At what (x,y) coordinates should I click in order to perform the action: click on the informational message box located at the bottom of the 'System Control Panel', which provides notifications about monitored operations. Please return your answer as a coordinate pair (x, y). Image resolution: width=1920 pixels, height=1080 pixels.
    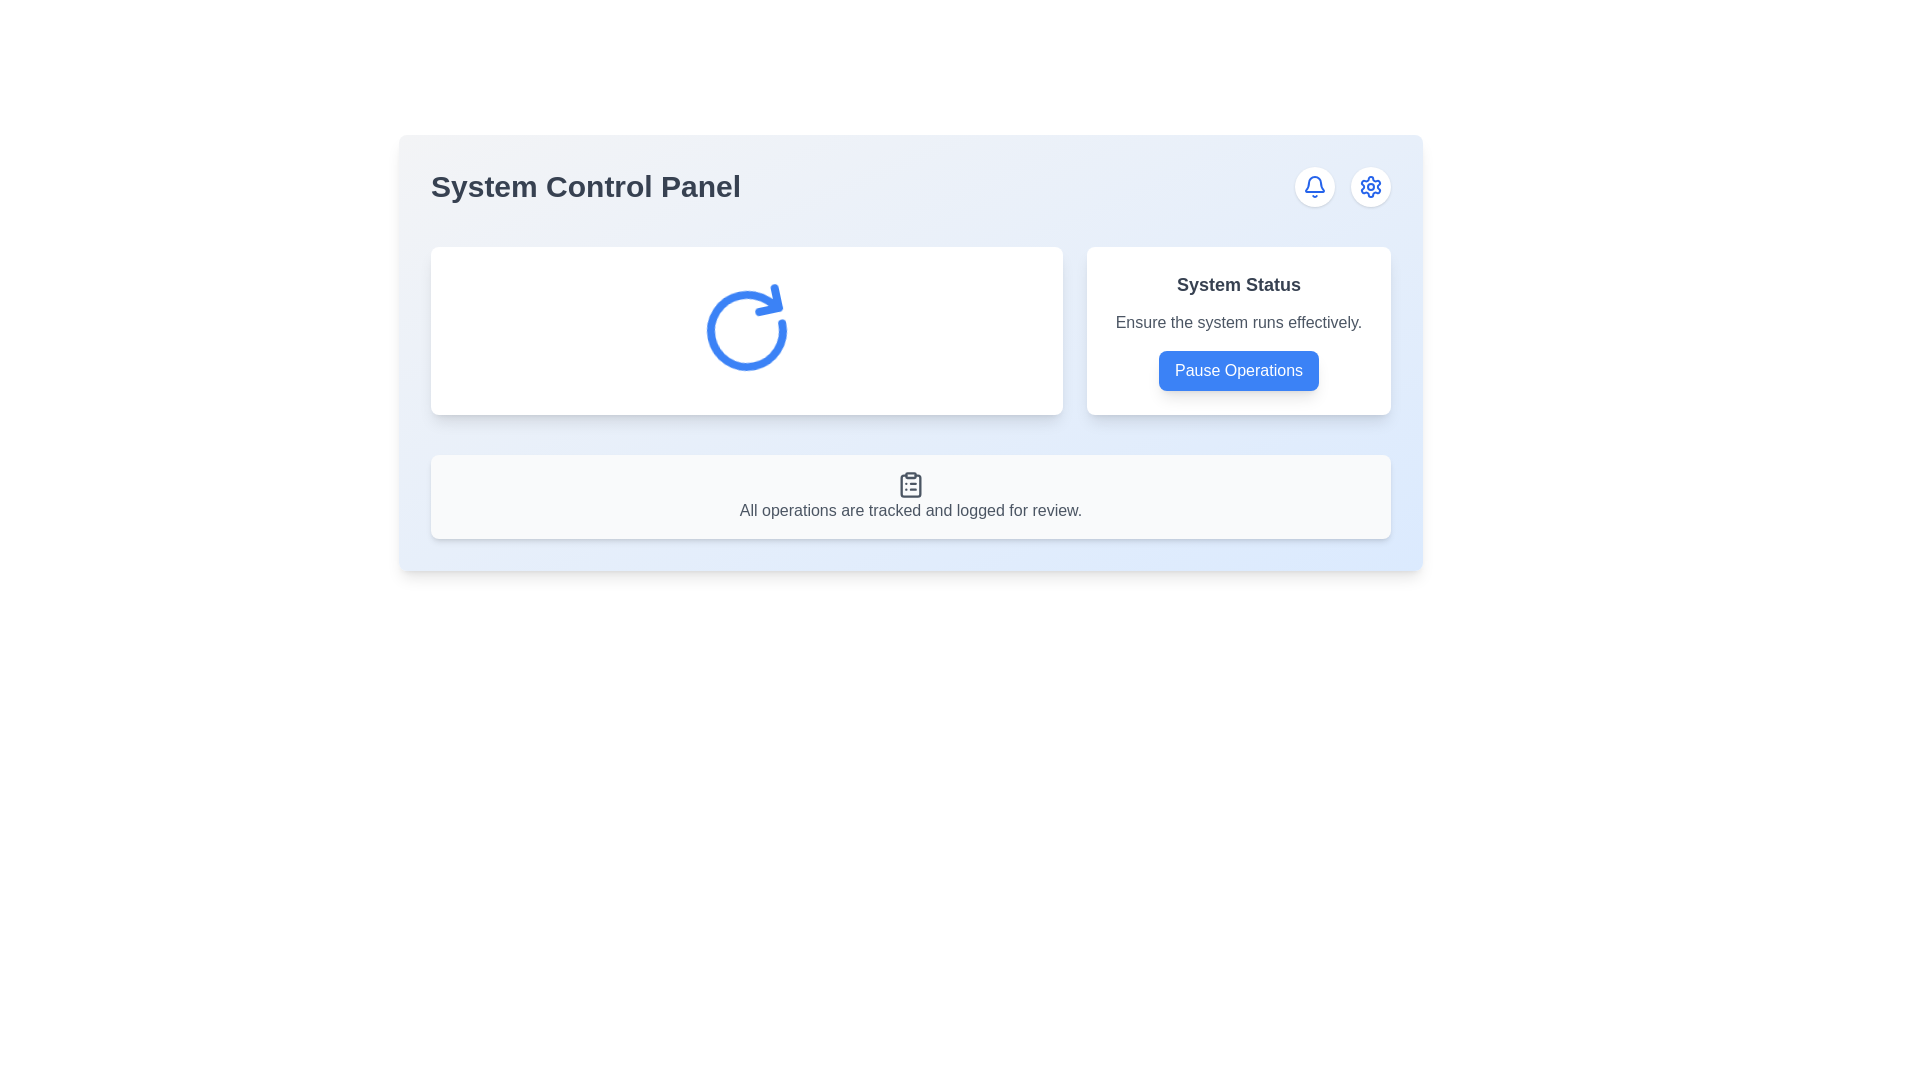
    Looking at the image, I should click on (910, 496).